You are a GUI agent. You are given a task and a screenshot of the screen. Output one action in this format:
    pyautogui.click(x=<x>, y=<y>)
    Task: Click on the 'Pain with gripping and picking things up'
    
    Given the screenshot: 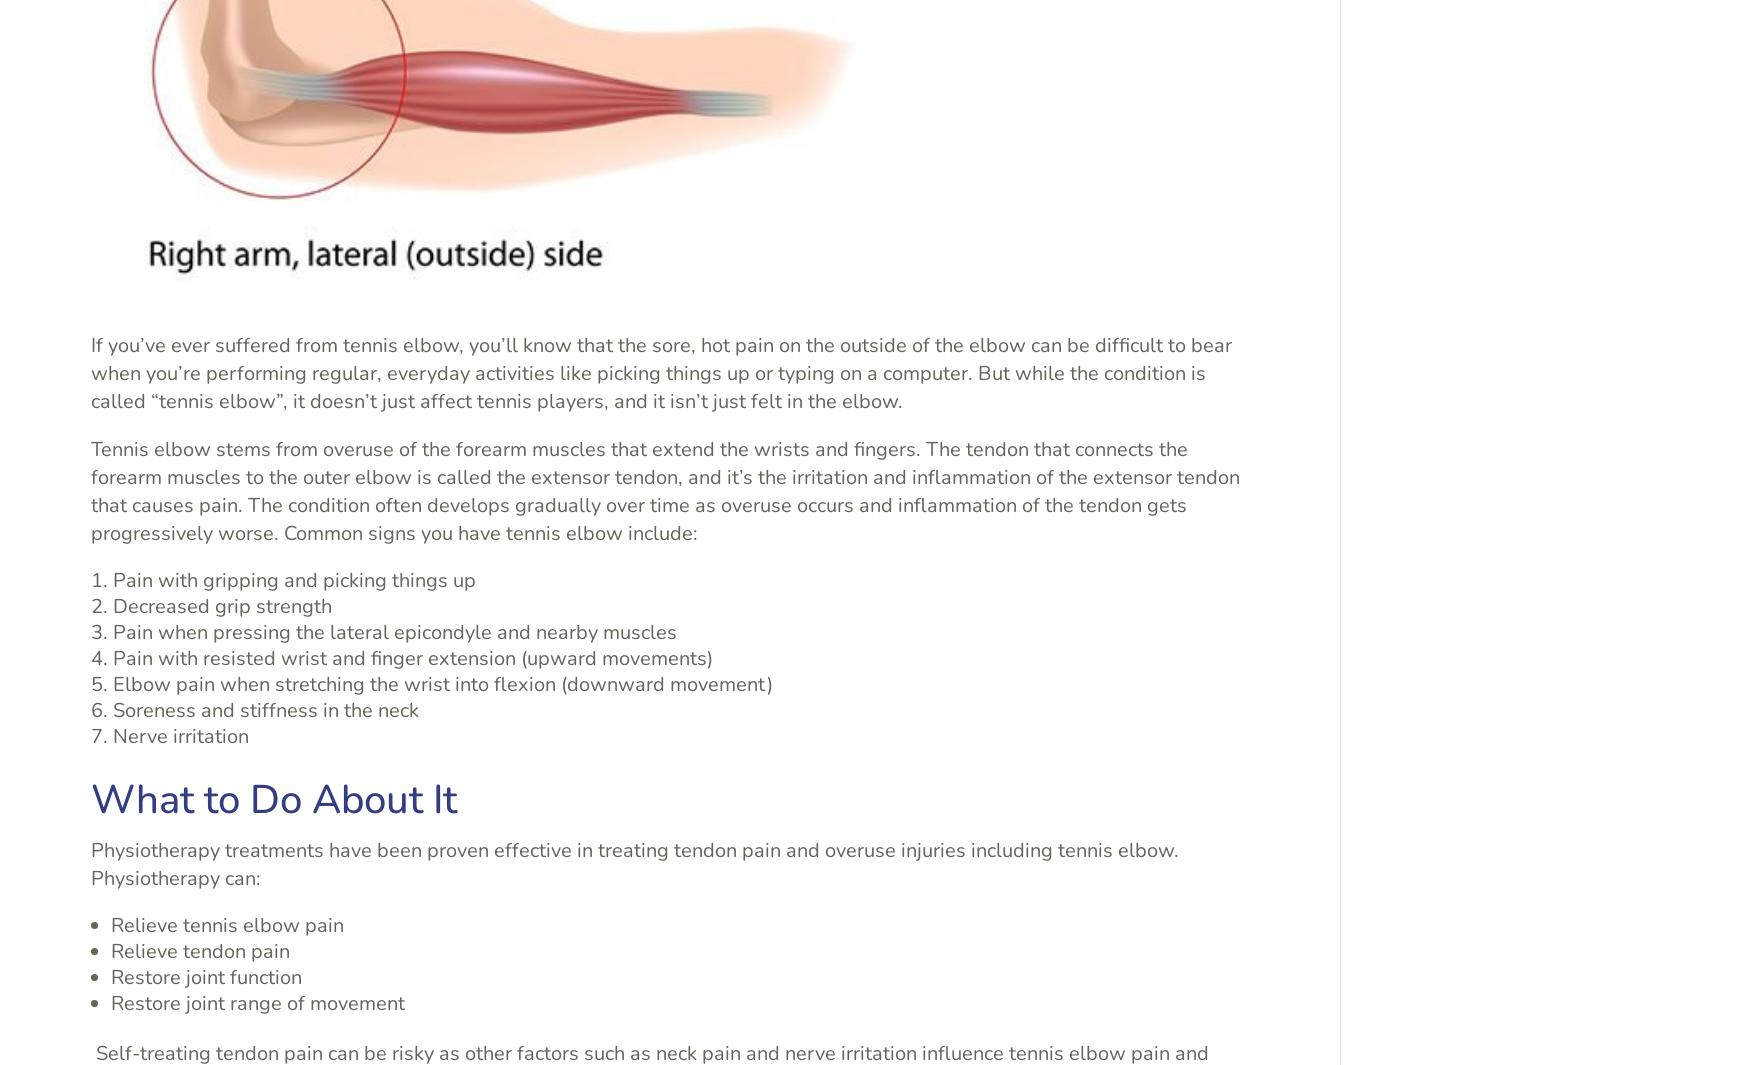 What is the action you would take?
    pyautogui.click(x=294, y=579)
    